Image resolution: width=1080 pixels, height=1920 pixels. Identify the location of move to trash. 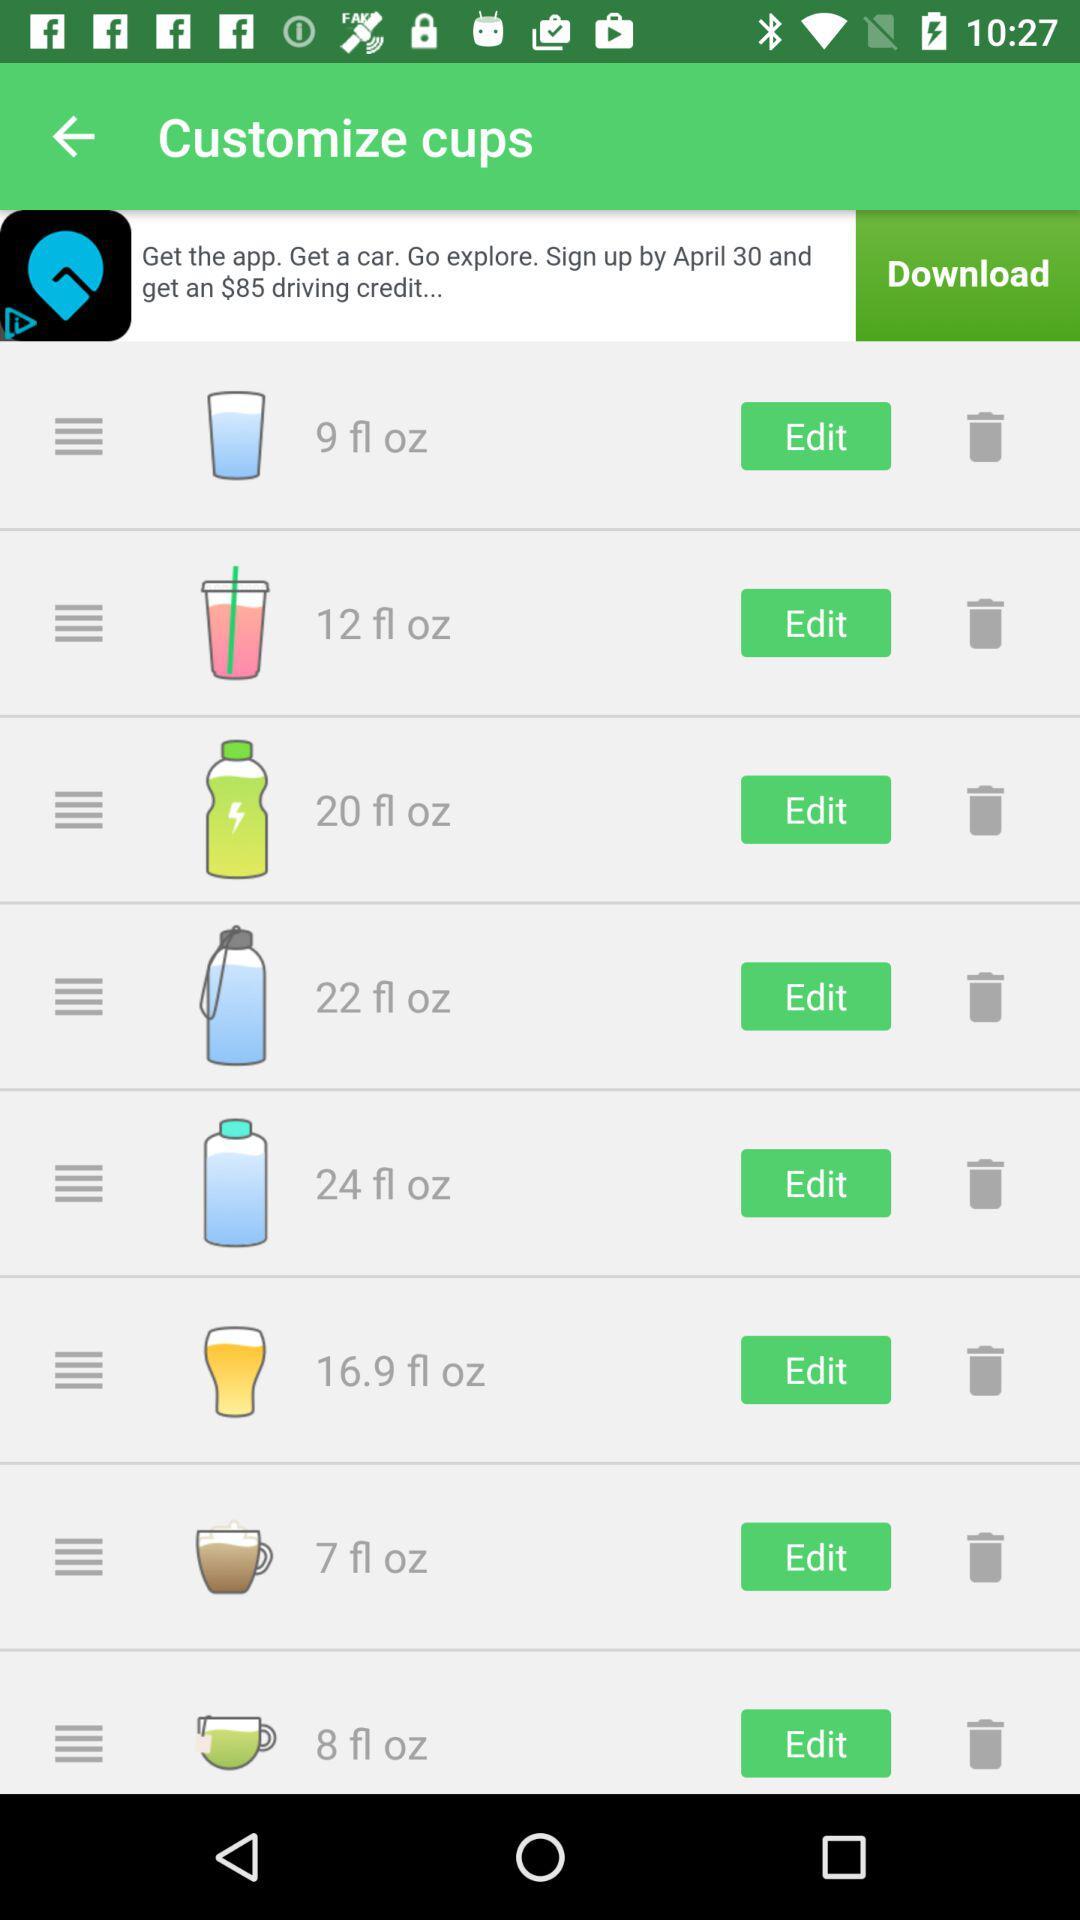
(984, 809).